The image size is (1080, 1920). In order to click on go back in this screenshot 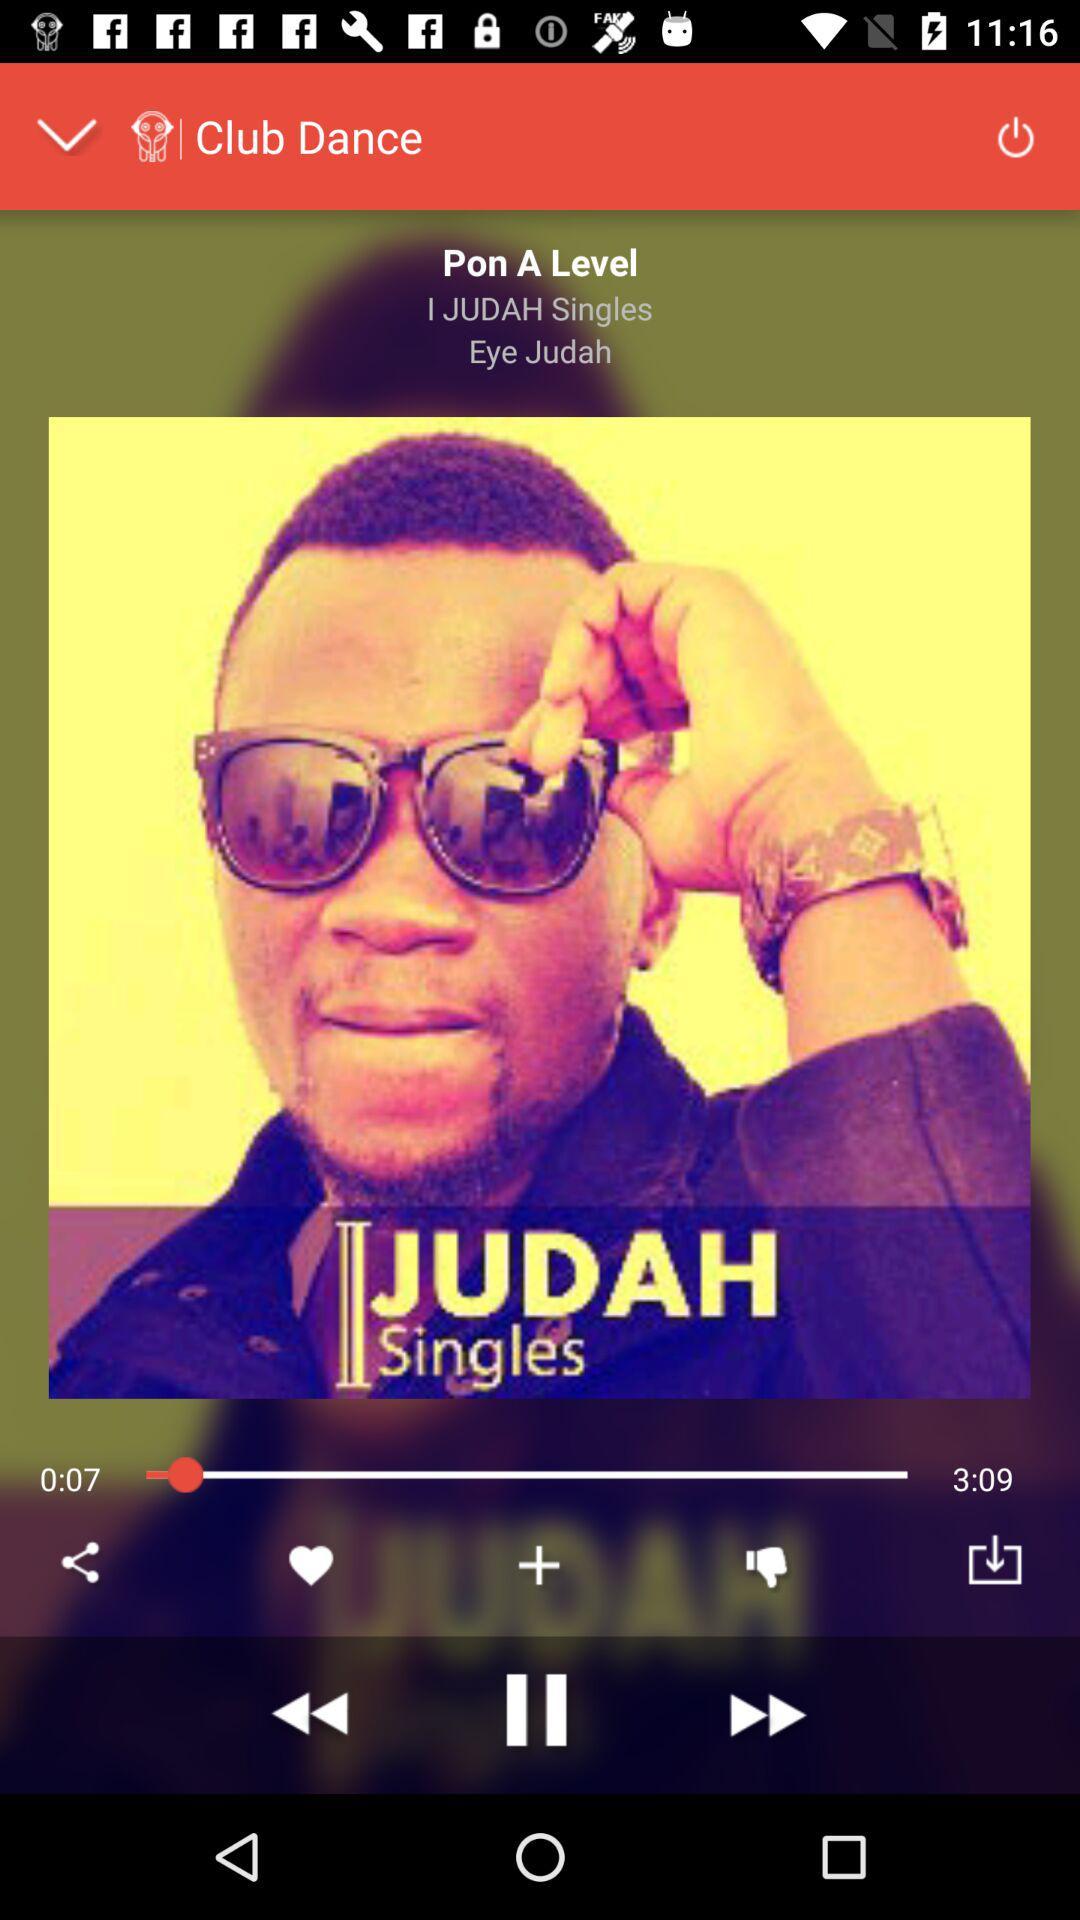, I will do `click(312, 1714)`.